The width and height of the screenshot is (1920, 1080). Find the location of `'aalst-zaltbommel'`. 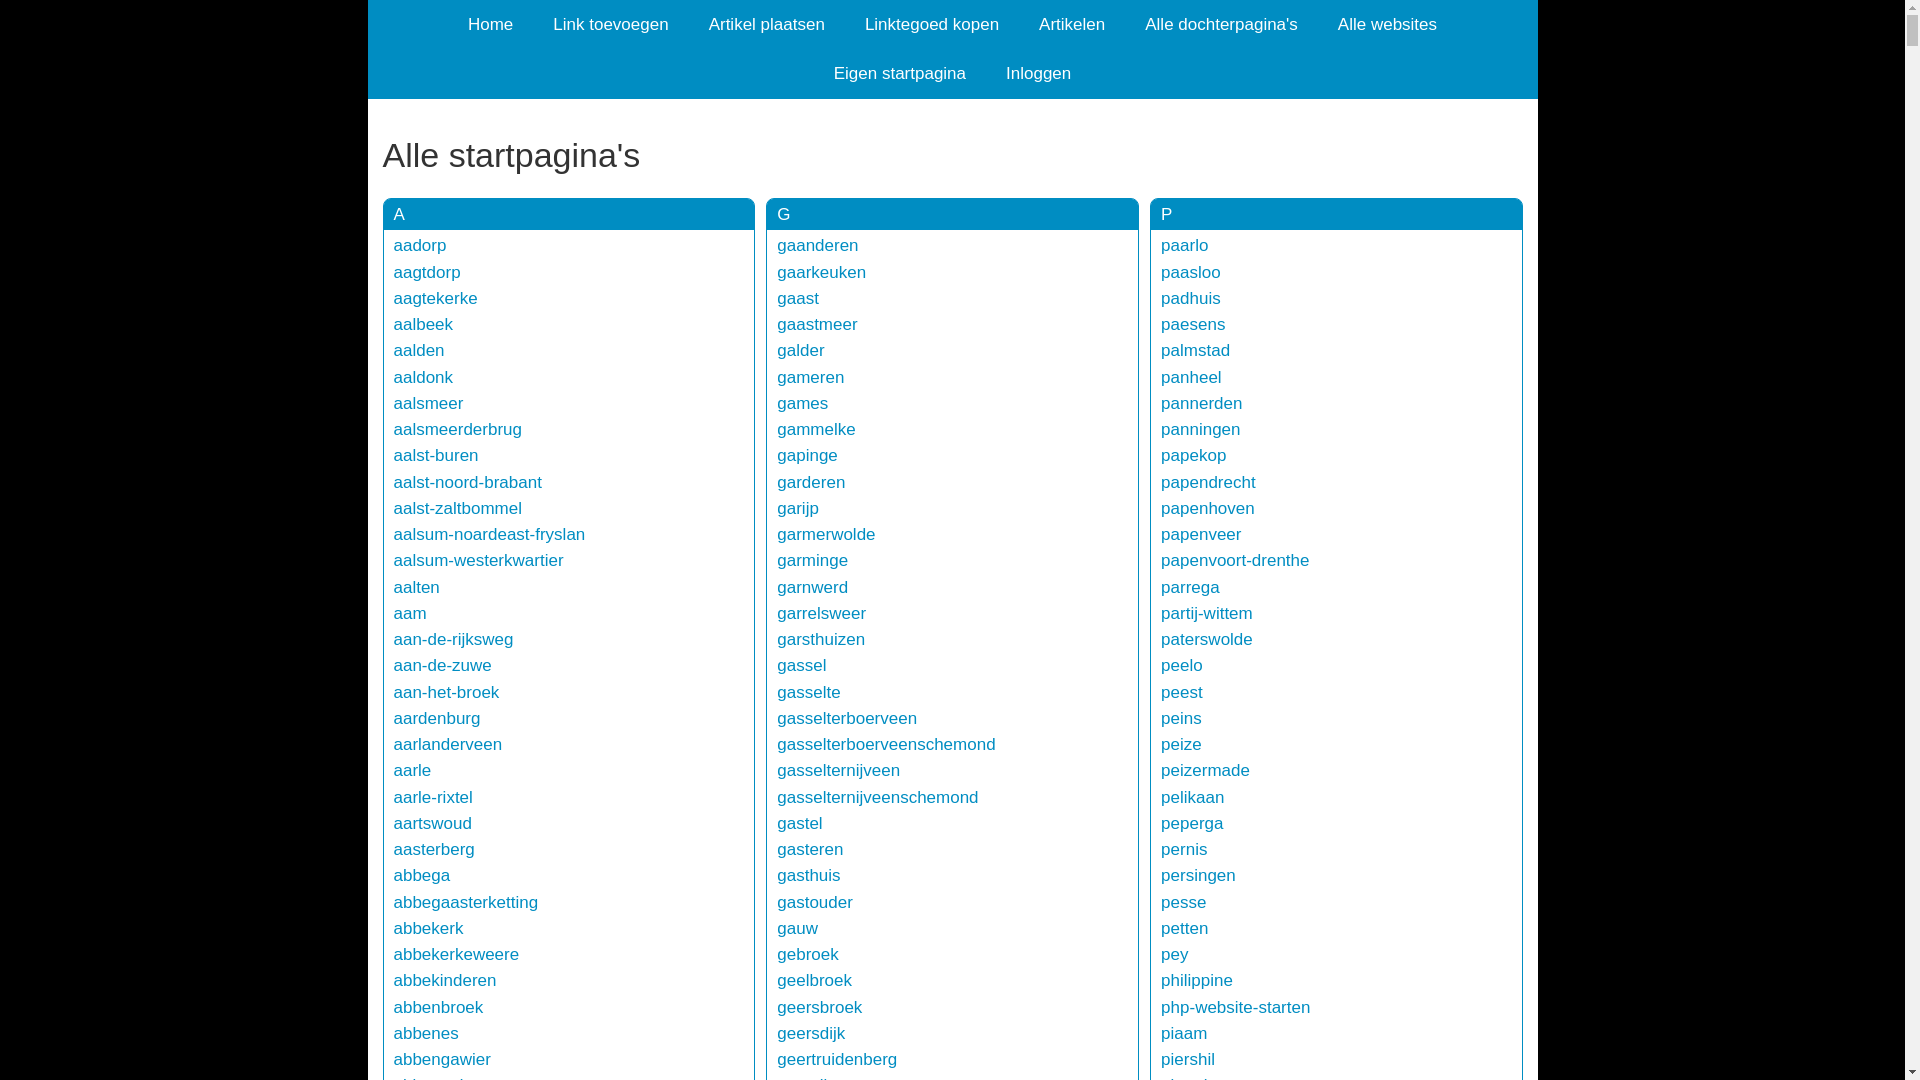

'aalst-zaltbommel' is located at coordinates (457, 507).